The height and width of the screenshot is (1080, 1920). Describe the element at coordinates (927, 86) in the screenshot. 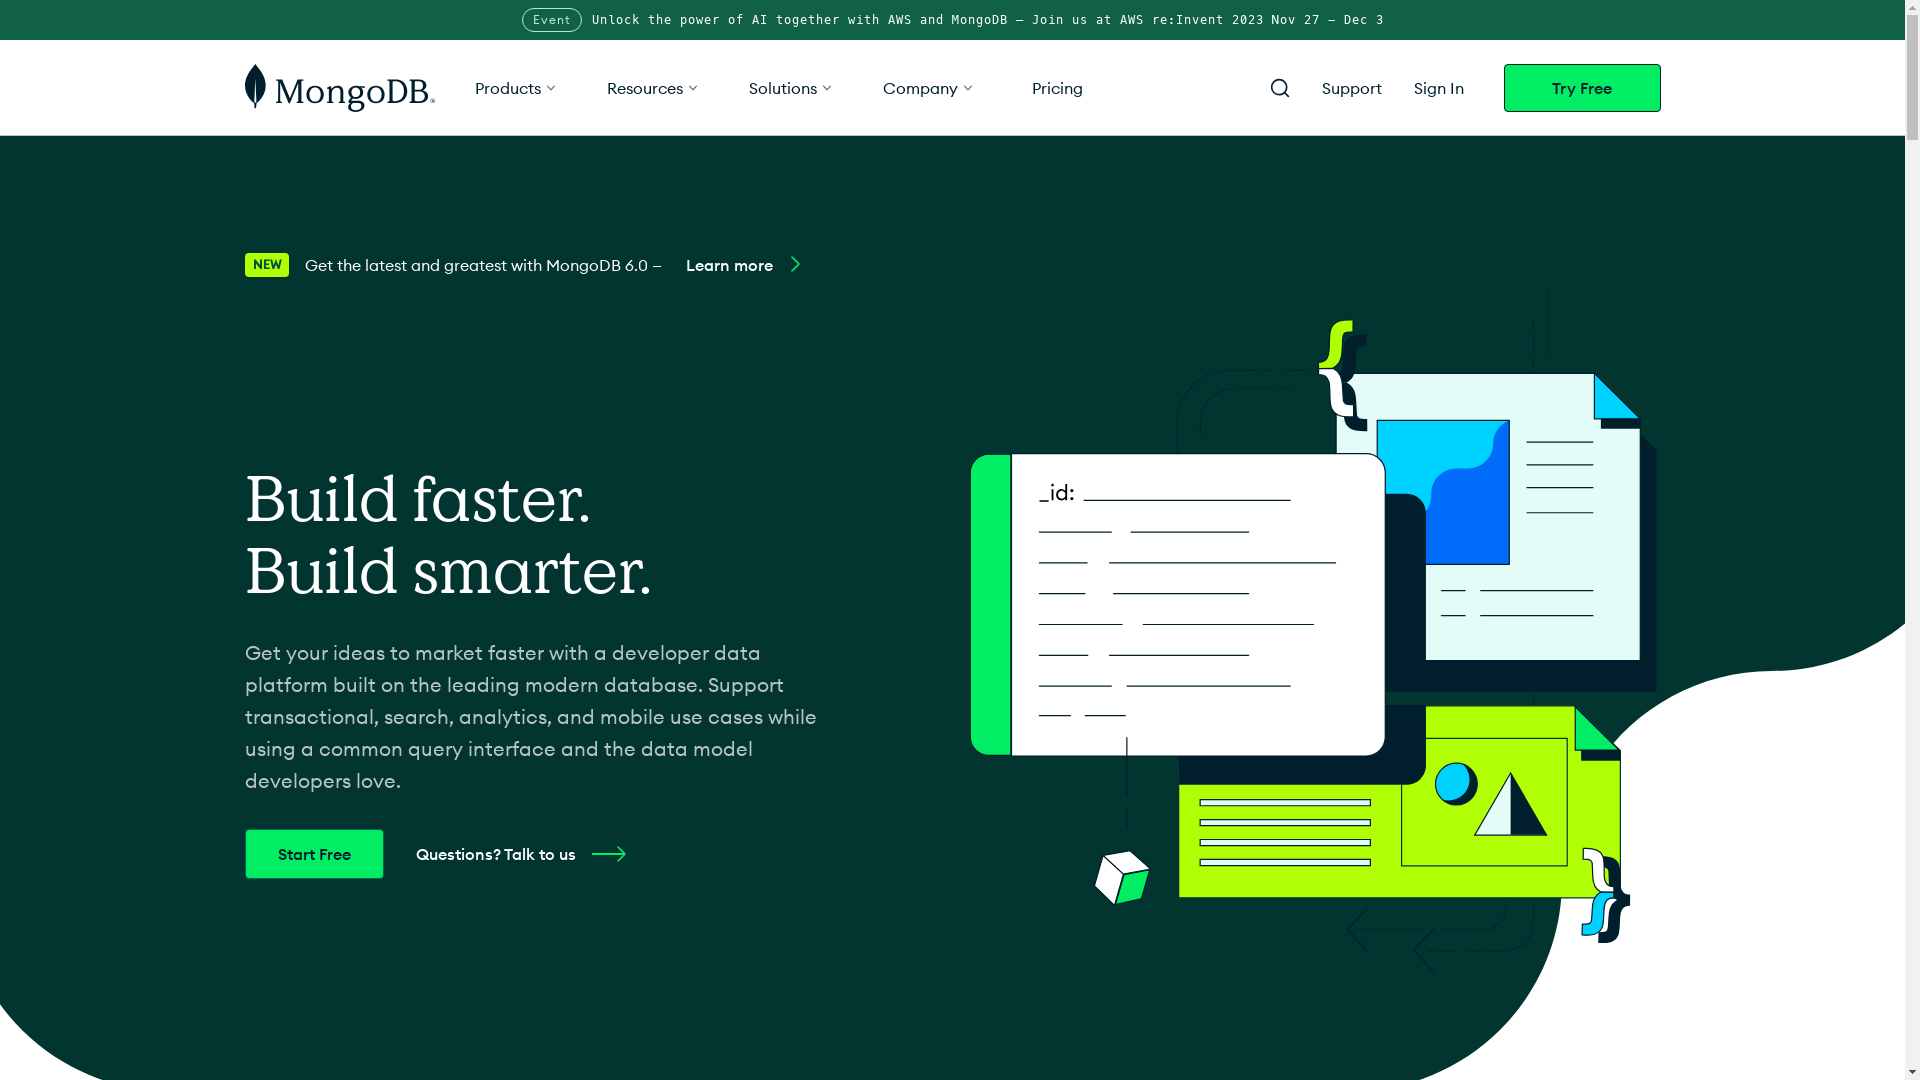

I see `'Company'` at that location.